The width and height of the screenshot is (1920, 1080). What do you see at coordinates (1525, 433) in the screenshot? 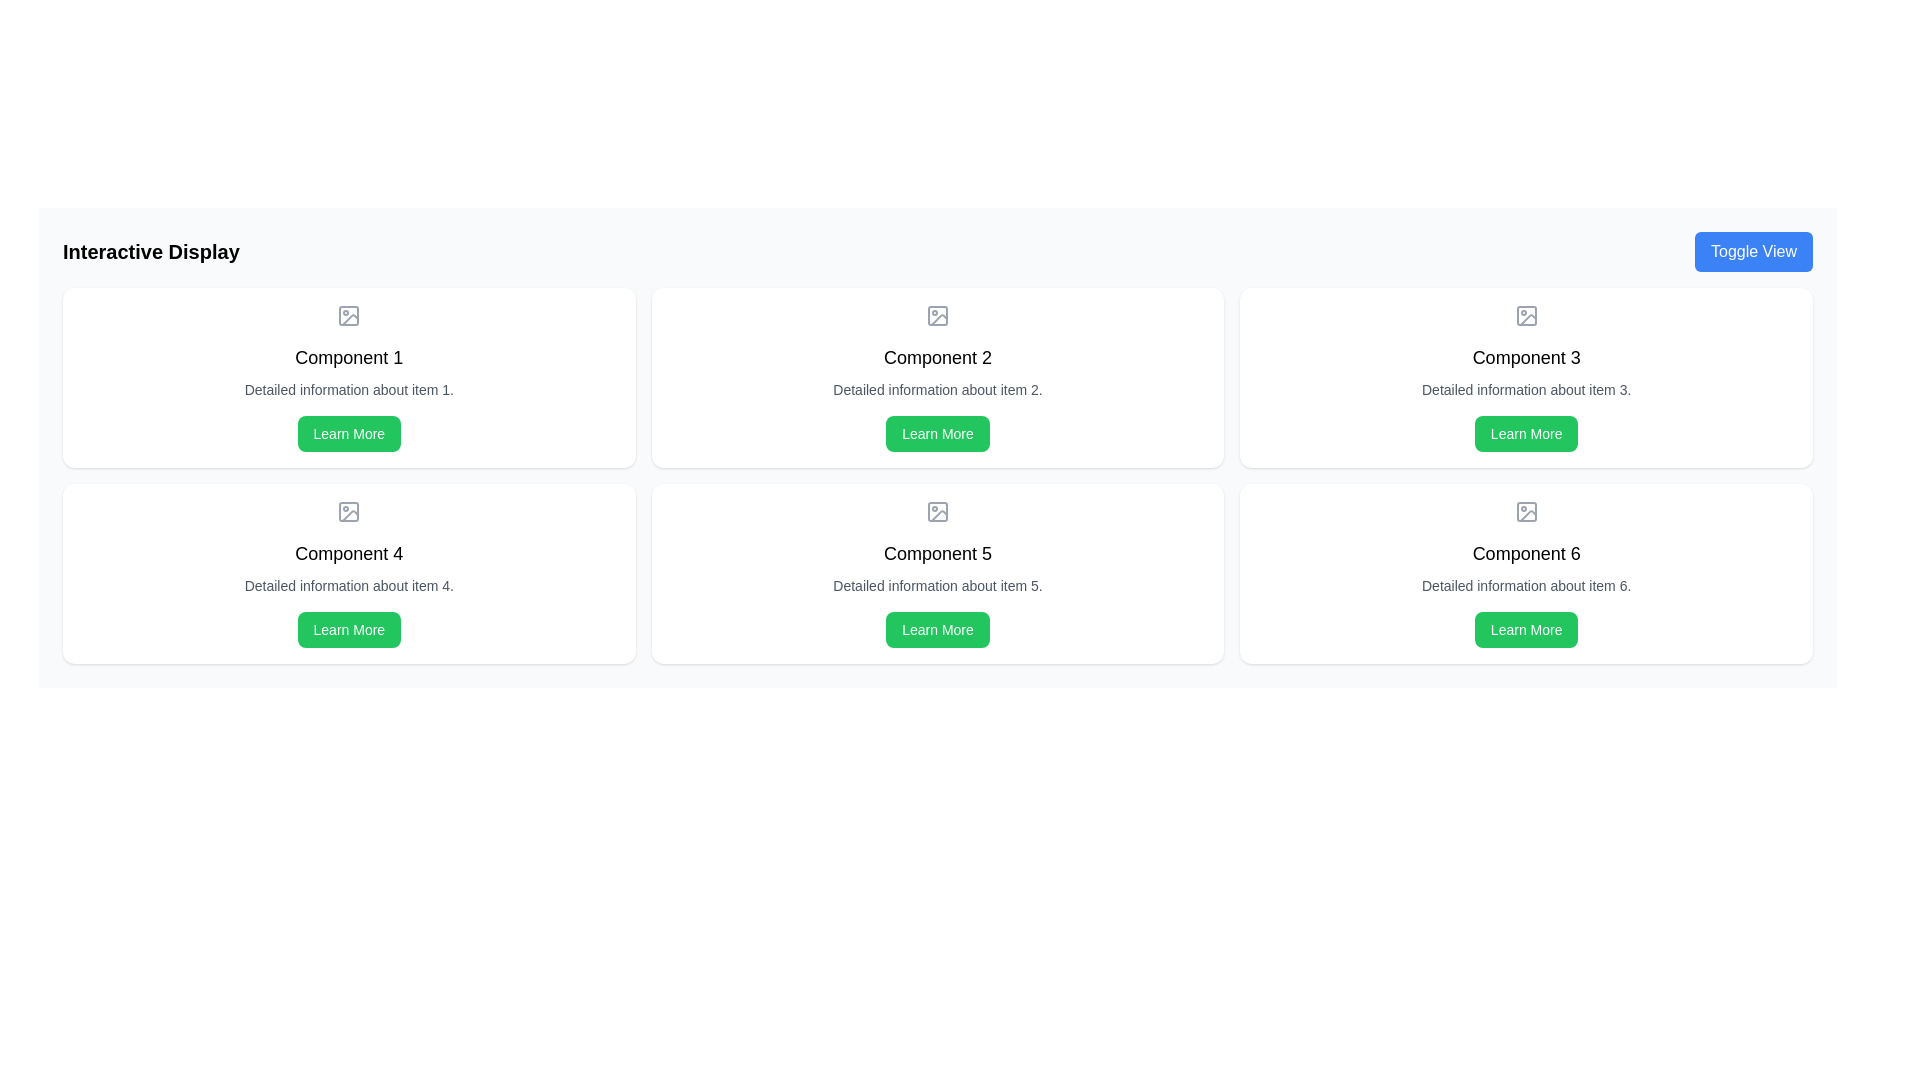
I see `the green 'Learn More' button with white text` at bounding box center [1525, 433].